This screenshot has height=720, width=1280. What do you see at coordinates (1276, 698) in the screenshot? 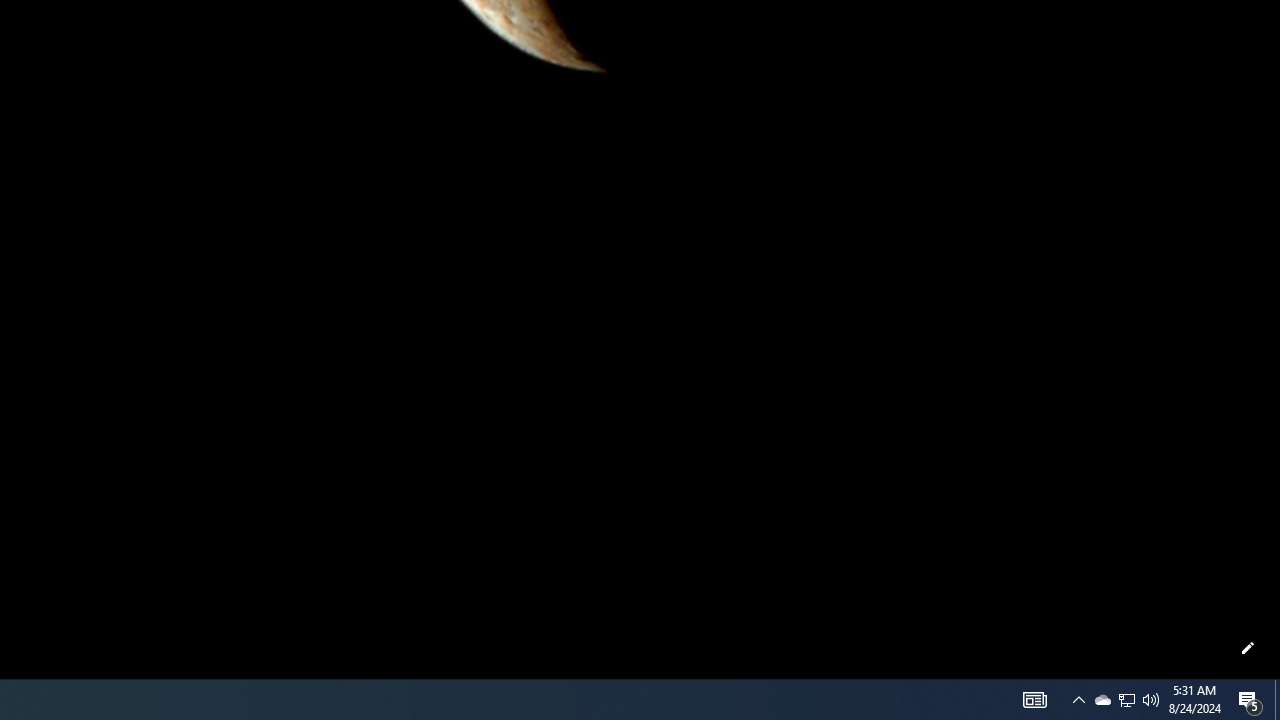
I see `'Show desktop'` at bounding box center [1276, 698].